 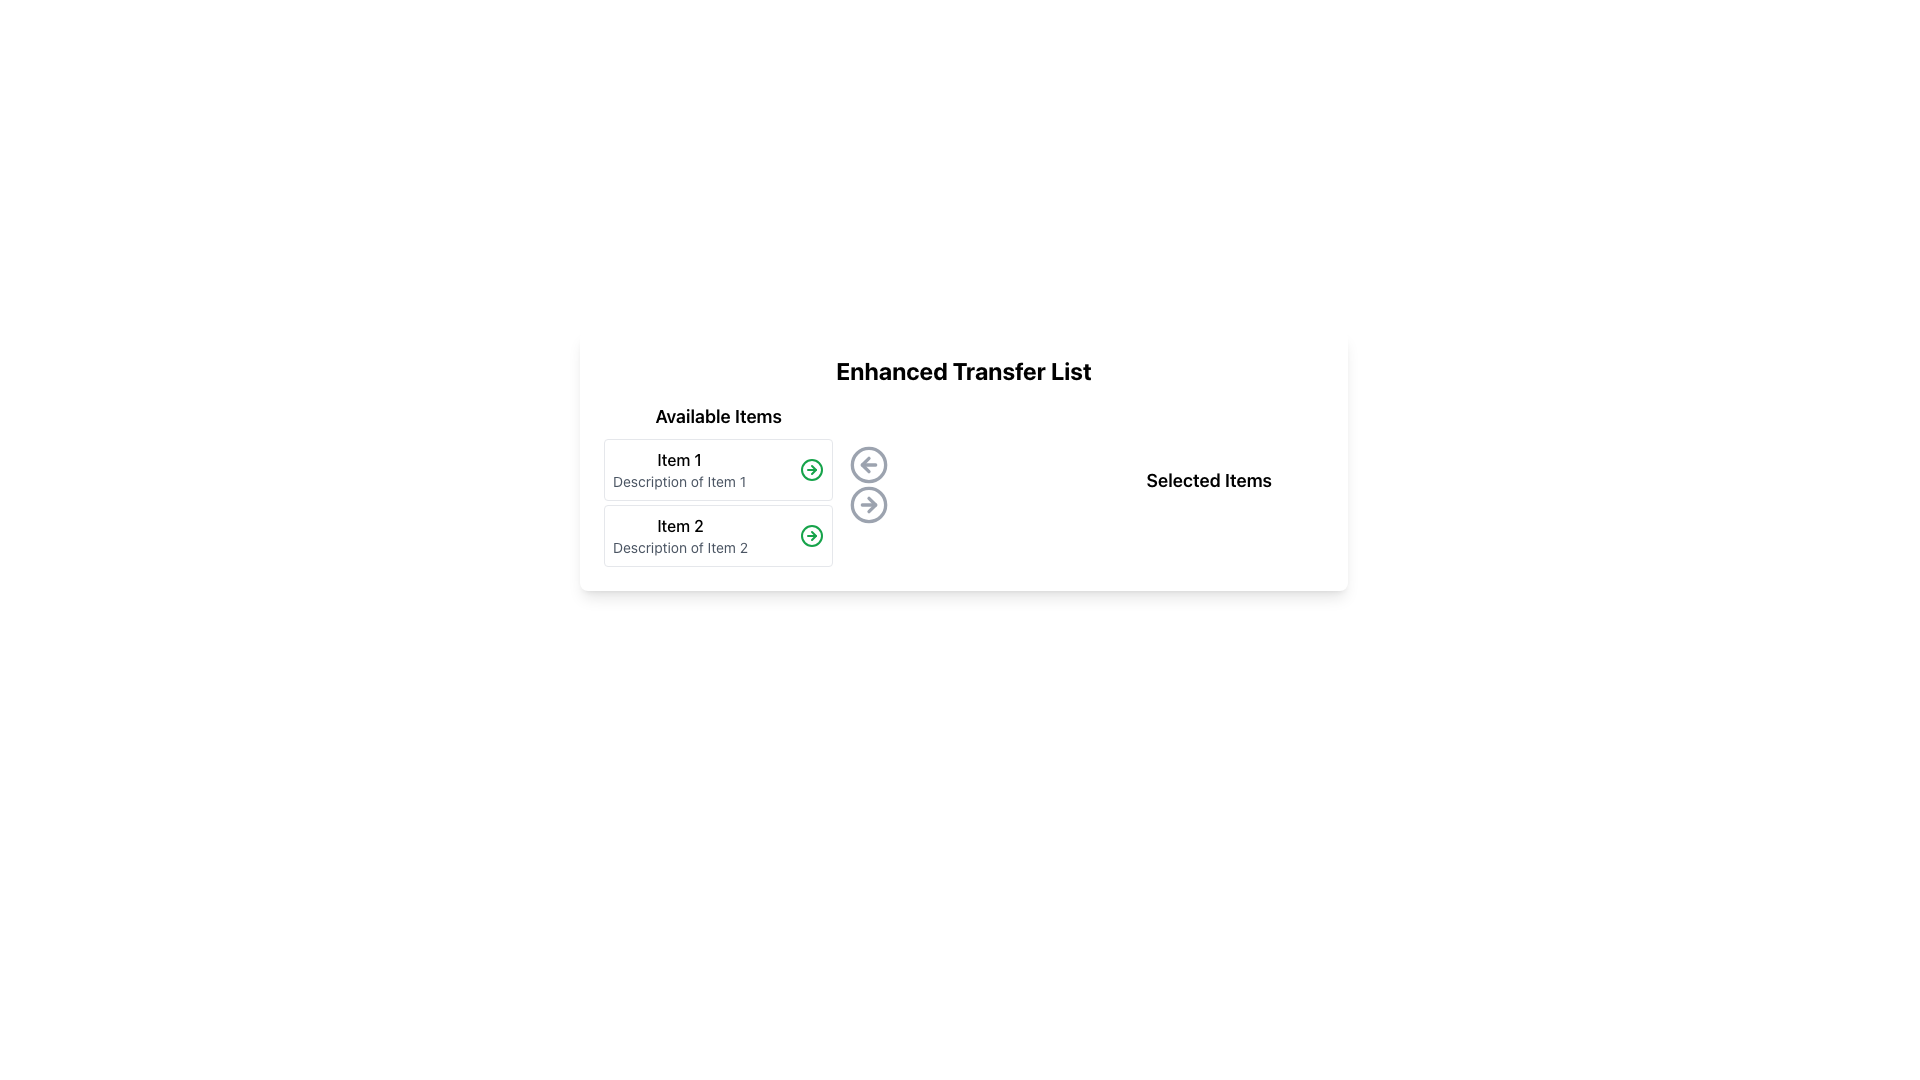 I want to click on the circular button with a right-pointing arrow icon, located to the right of the left-pointing arrow icon under the title 'Enhanced Transfer List', so click(x=869, y=504).